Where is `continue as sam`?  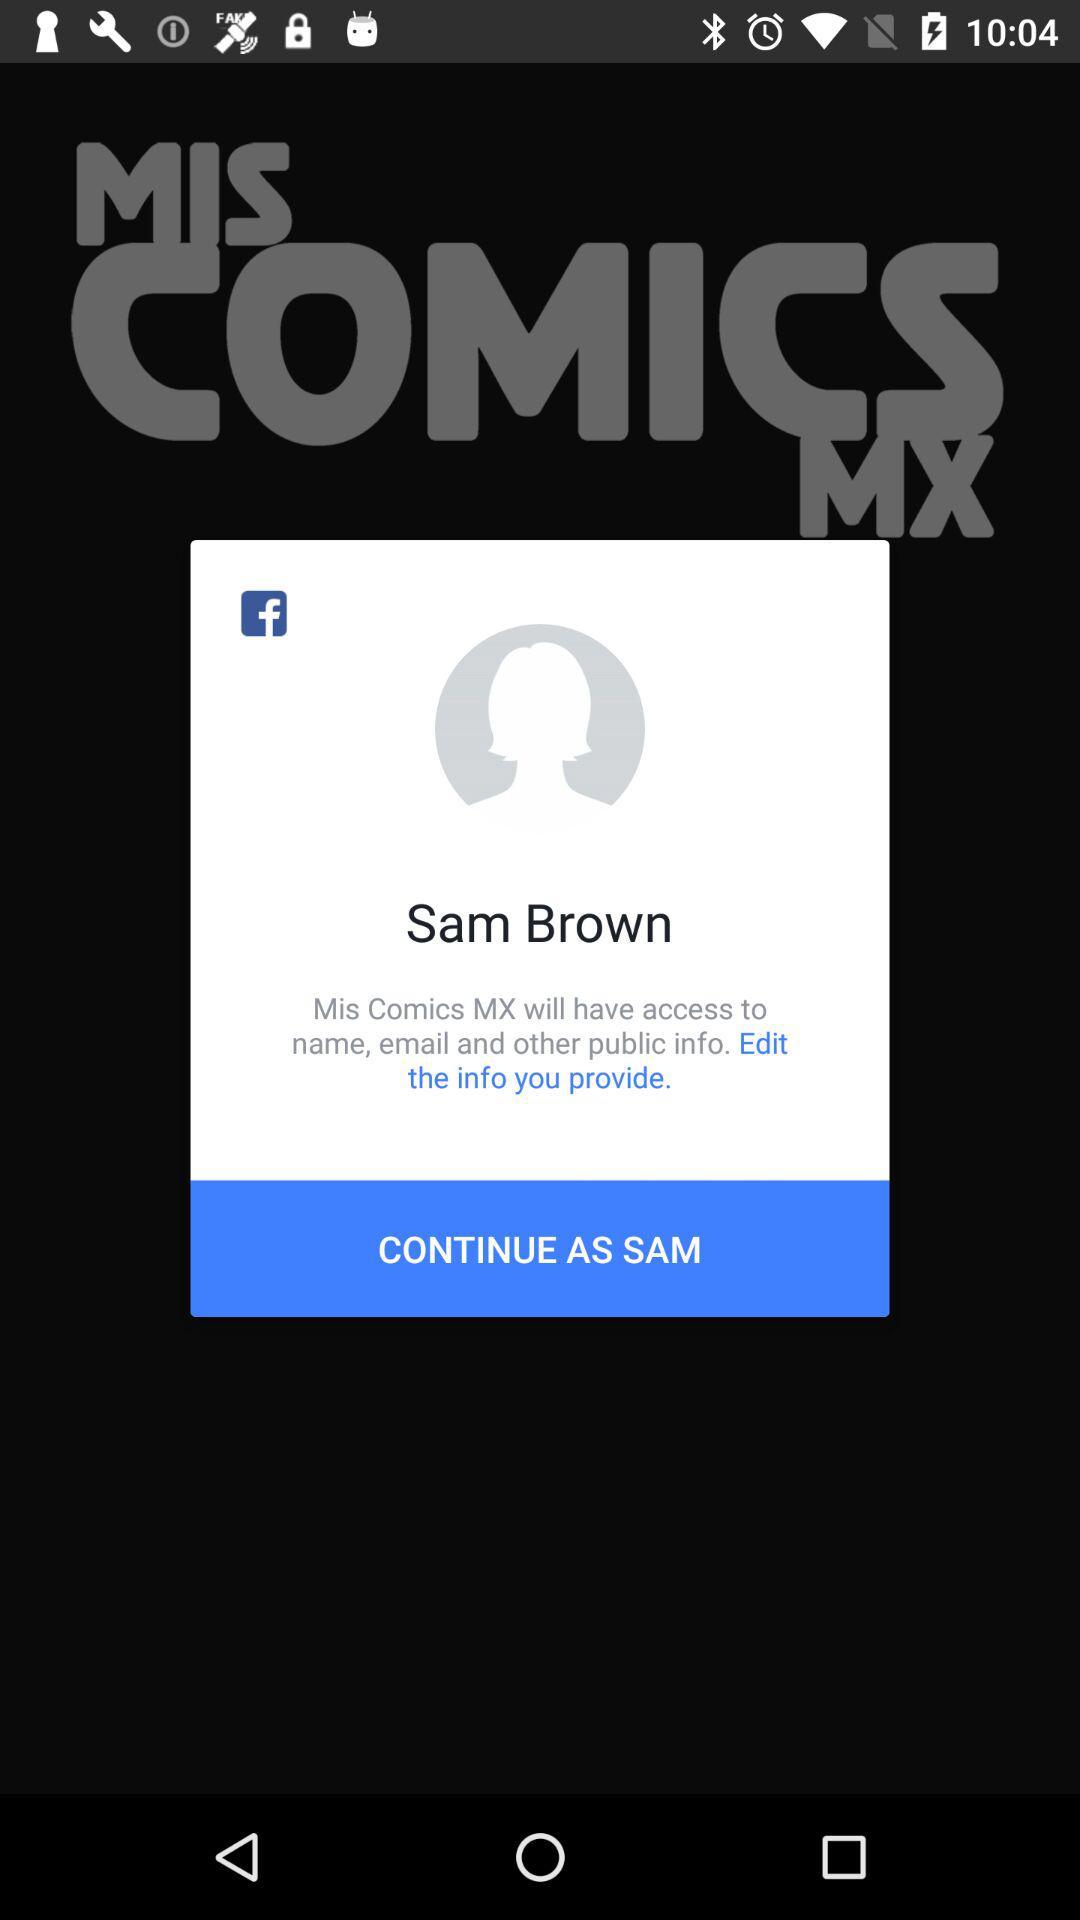
continue as sam is located at coordinates (540, 1247).